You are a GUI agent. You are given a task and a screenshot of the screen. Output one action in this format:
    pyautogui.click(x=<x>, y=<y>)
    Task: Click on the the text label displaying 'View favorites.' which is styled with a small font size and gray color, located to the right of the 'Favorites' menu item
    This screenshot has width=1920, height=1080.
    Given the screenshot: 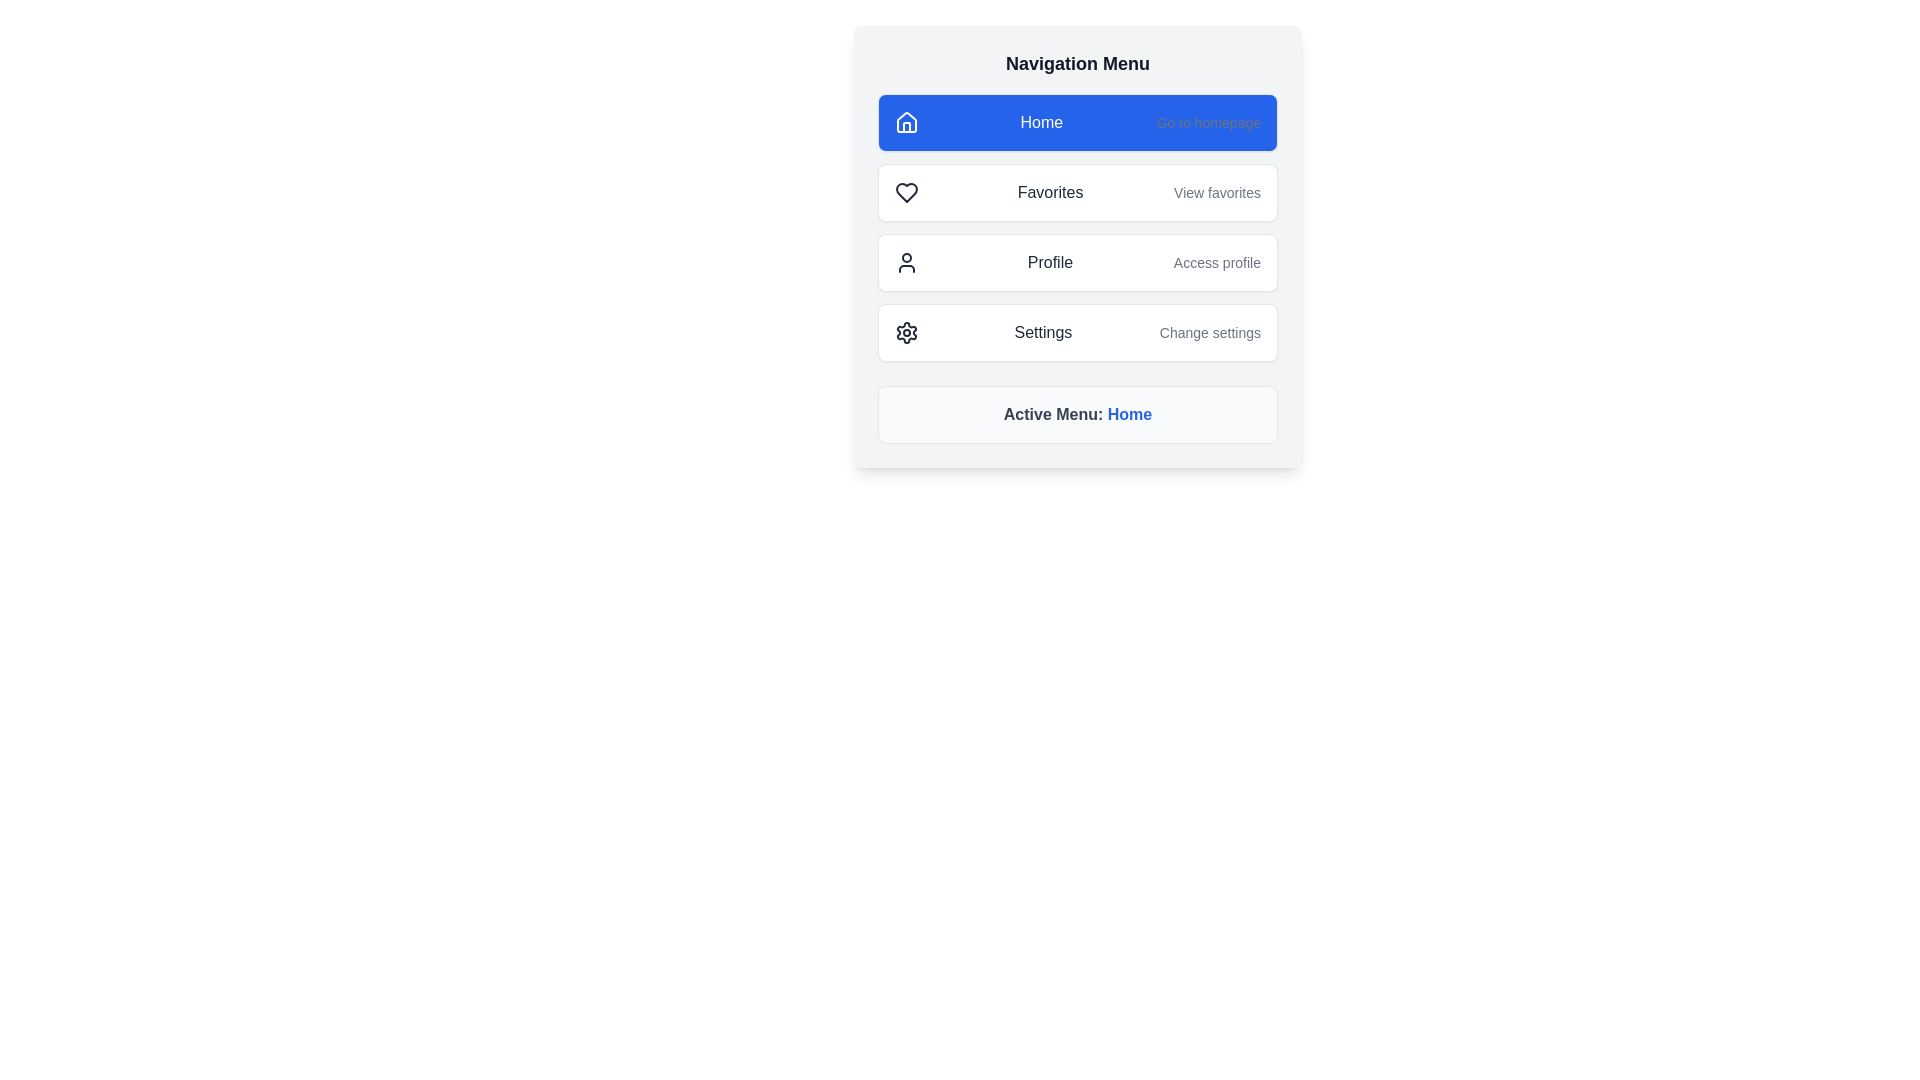 What is the action you would take?
    pyautogui.click(x=1216, y=192)
    